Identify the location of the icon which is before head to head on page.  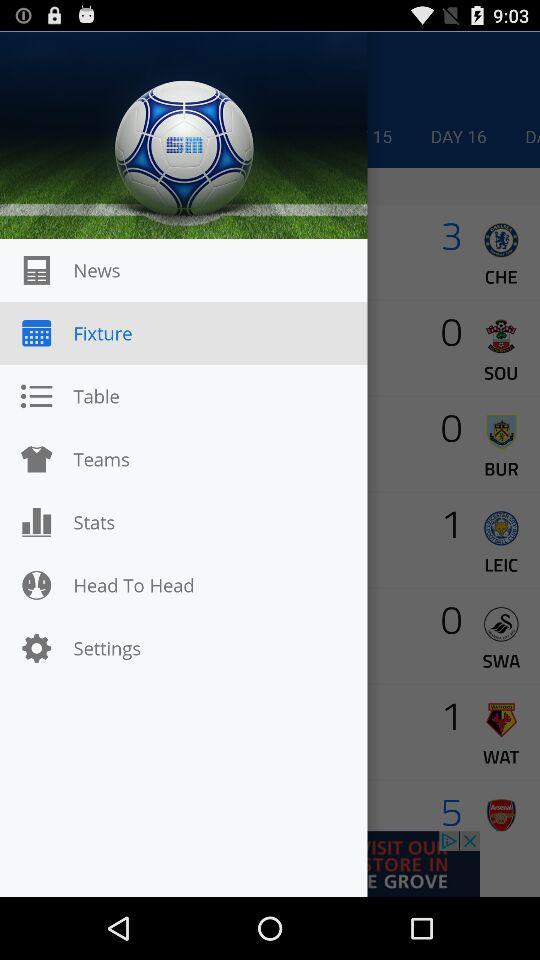
(36, 585).